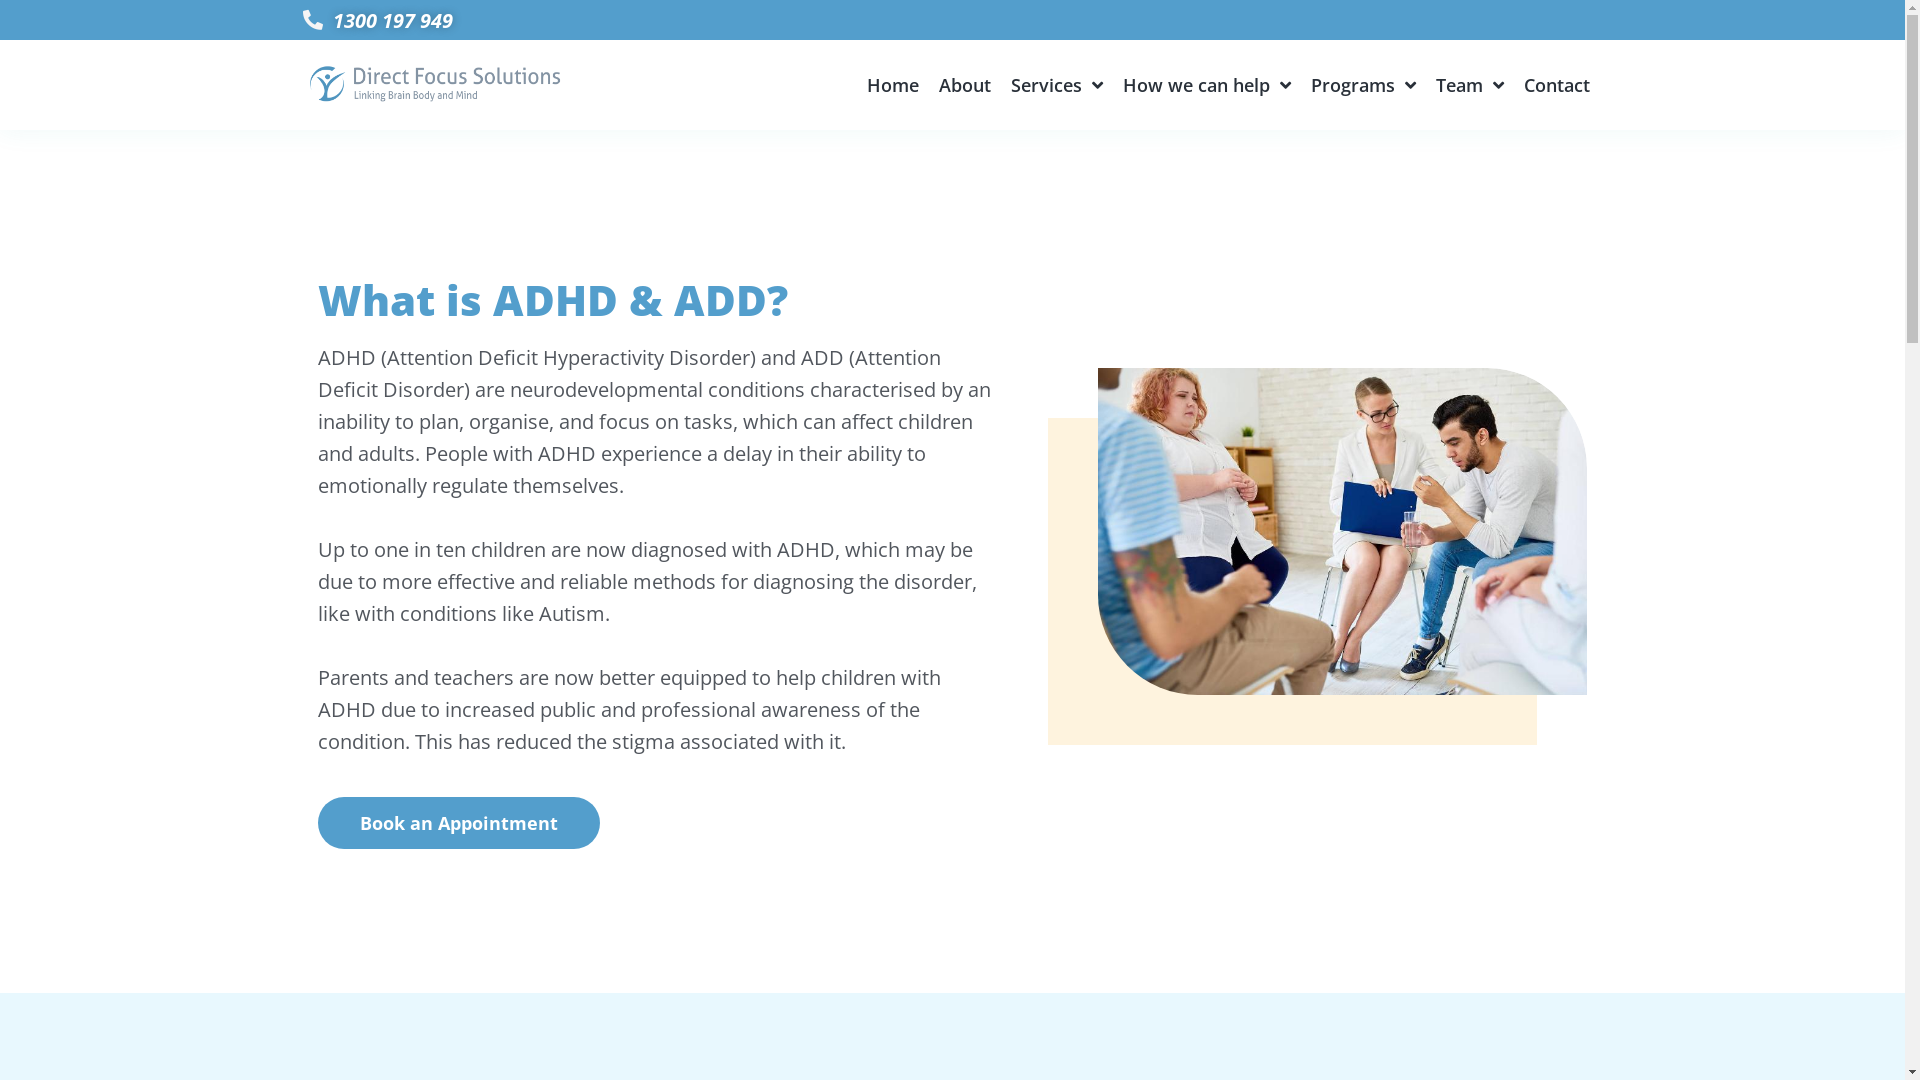 This screenshot has height=1080, width=1920. What do you see at coordinates (1055, 83) in the screenshot?
I see `'Services'` at bounding box center [1055, 83].